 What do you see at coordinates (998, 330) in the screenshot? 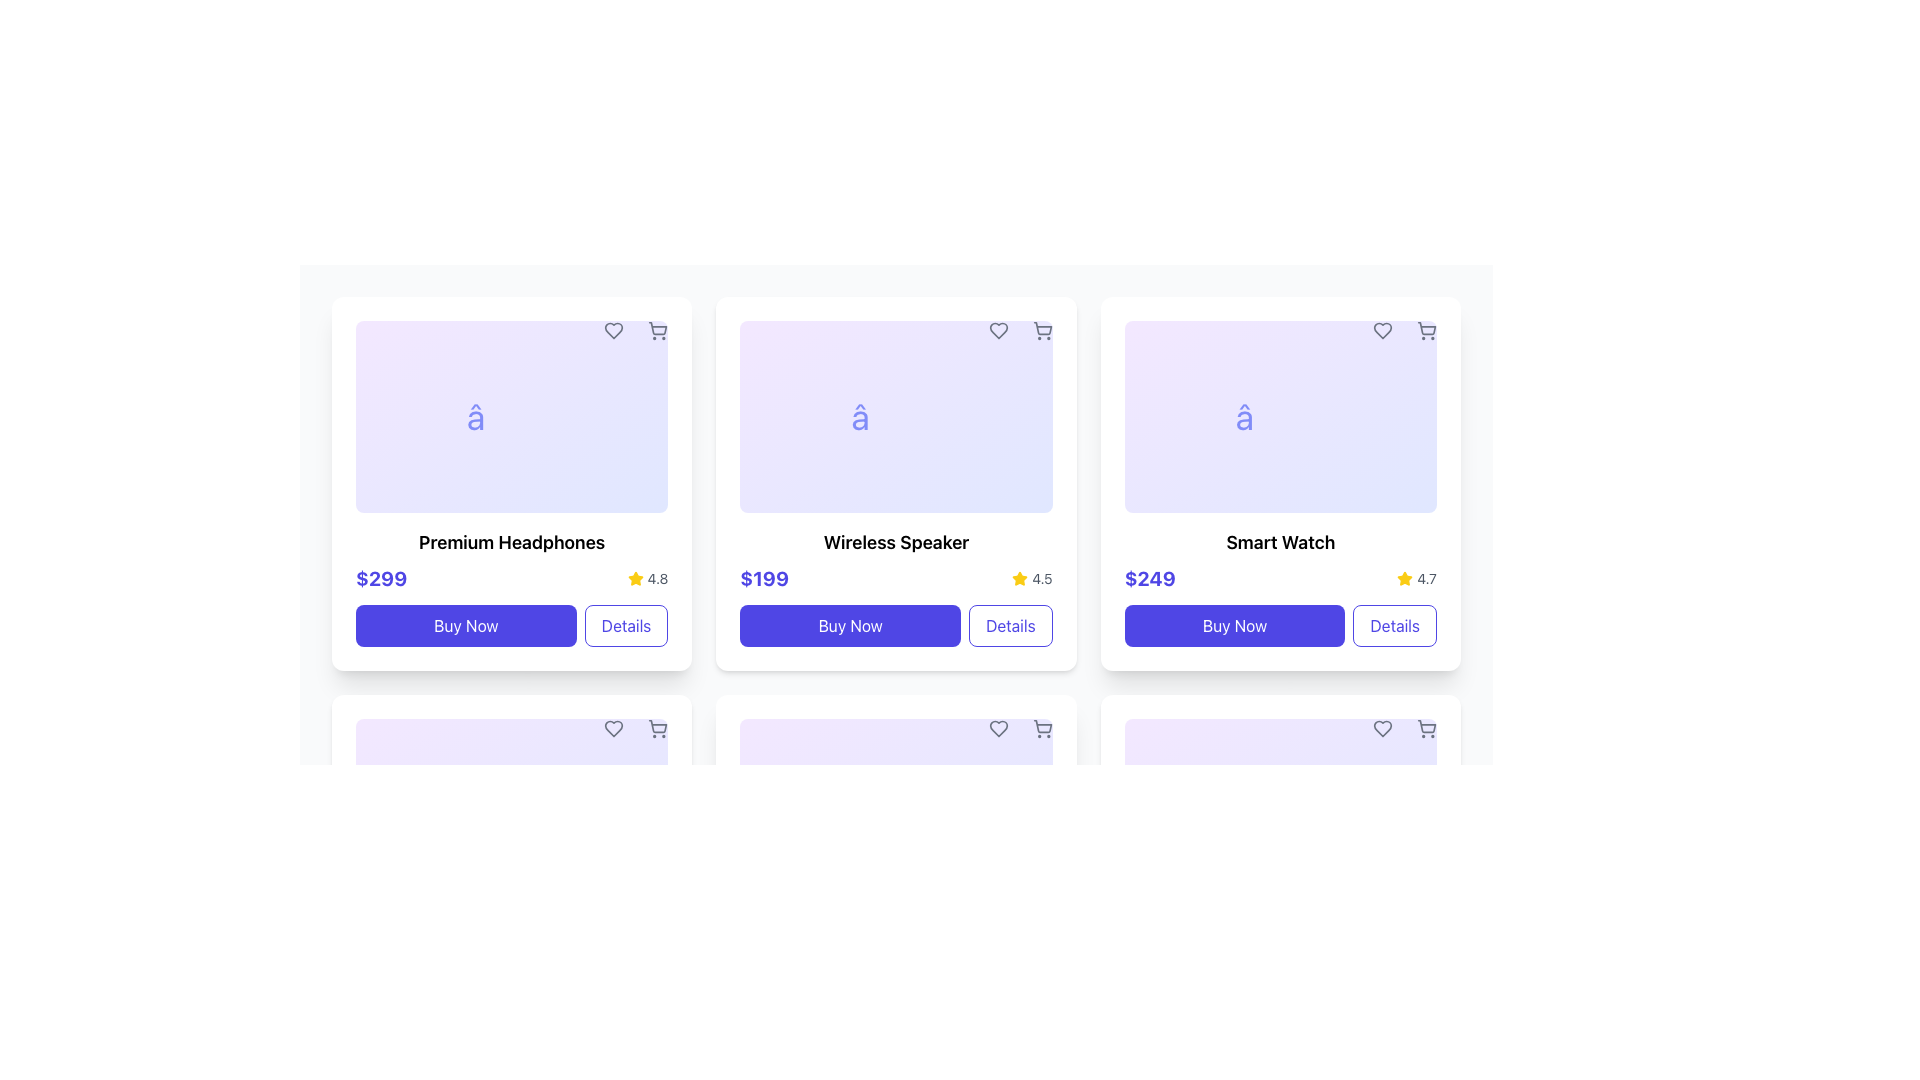
I see `the heart-shaped icon in the upper-right corner of the 'Wireless Speaker' product card` at bounding box center [998, 330].